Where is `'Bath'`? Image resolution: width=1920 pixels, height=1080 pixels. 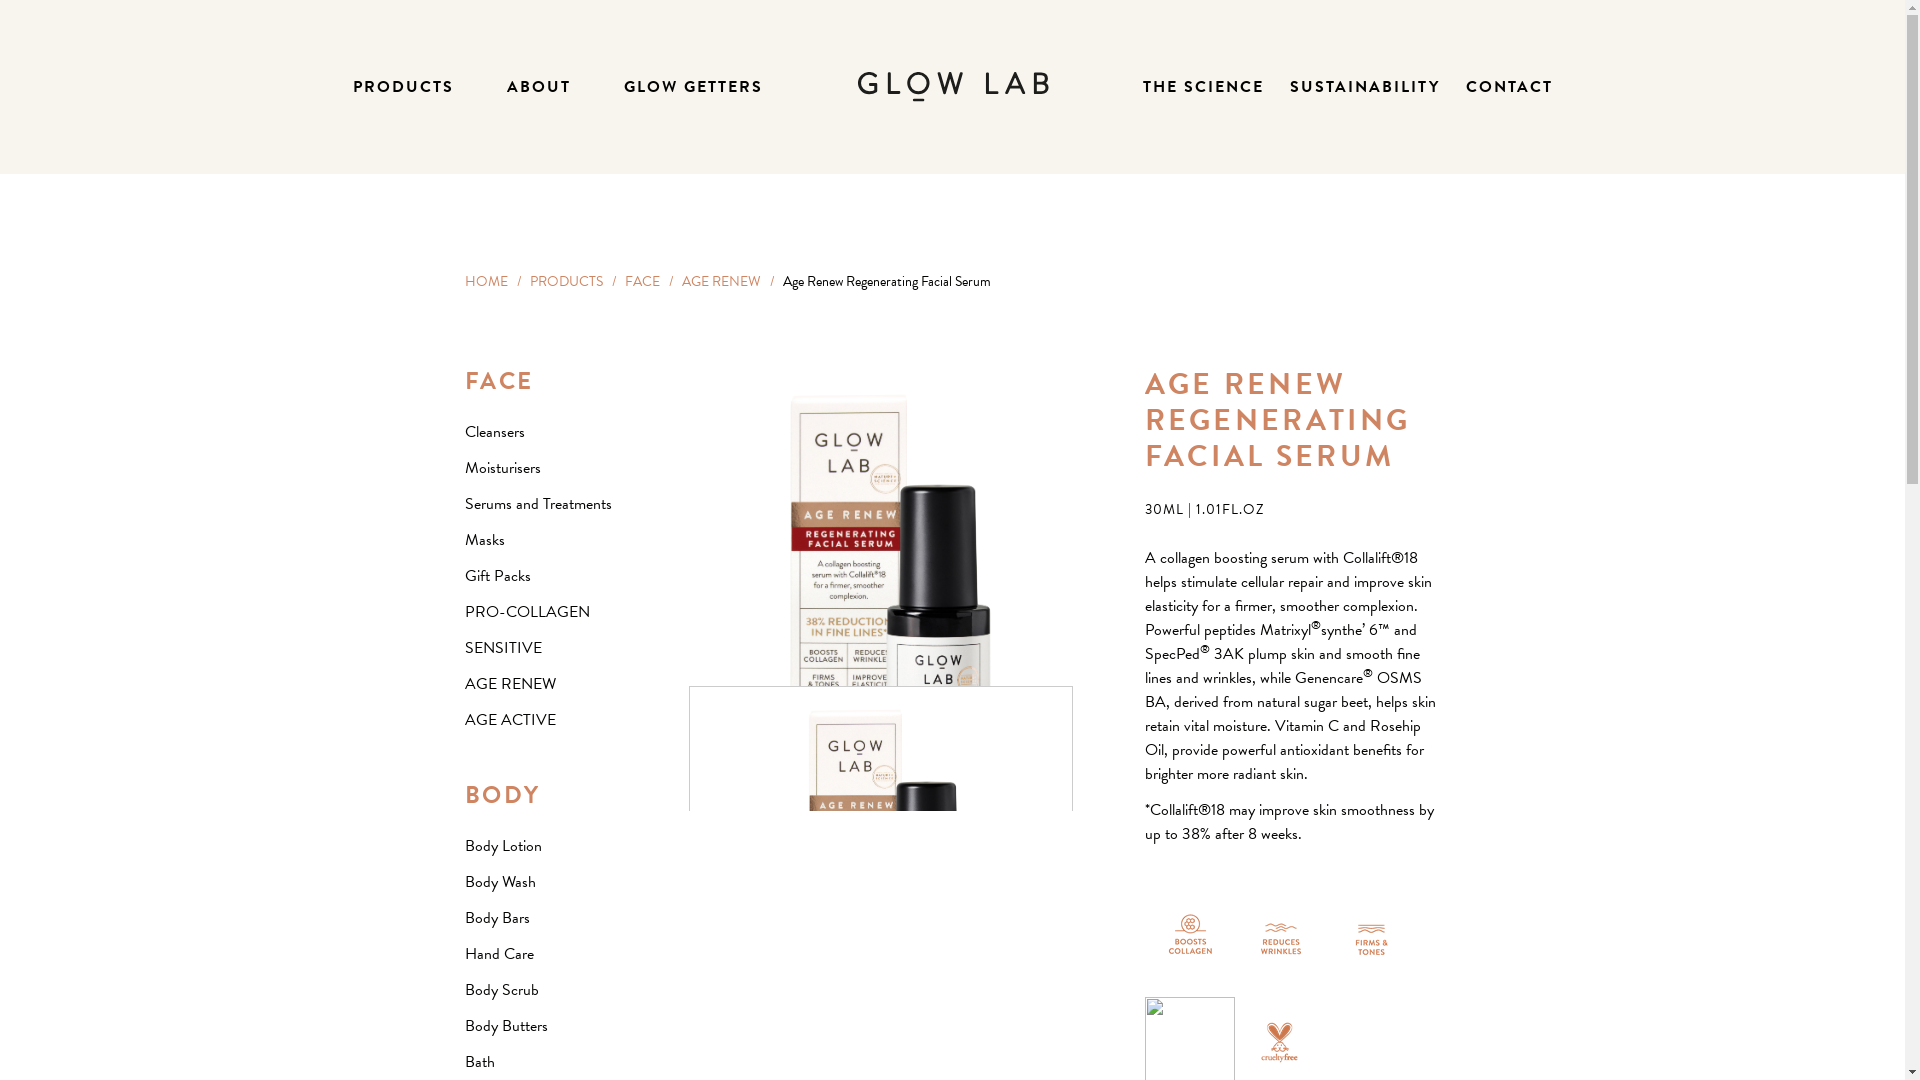
'Bath' is located at coordinates (463, 1060).